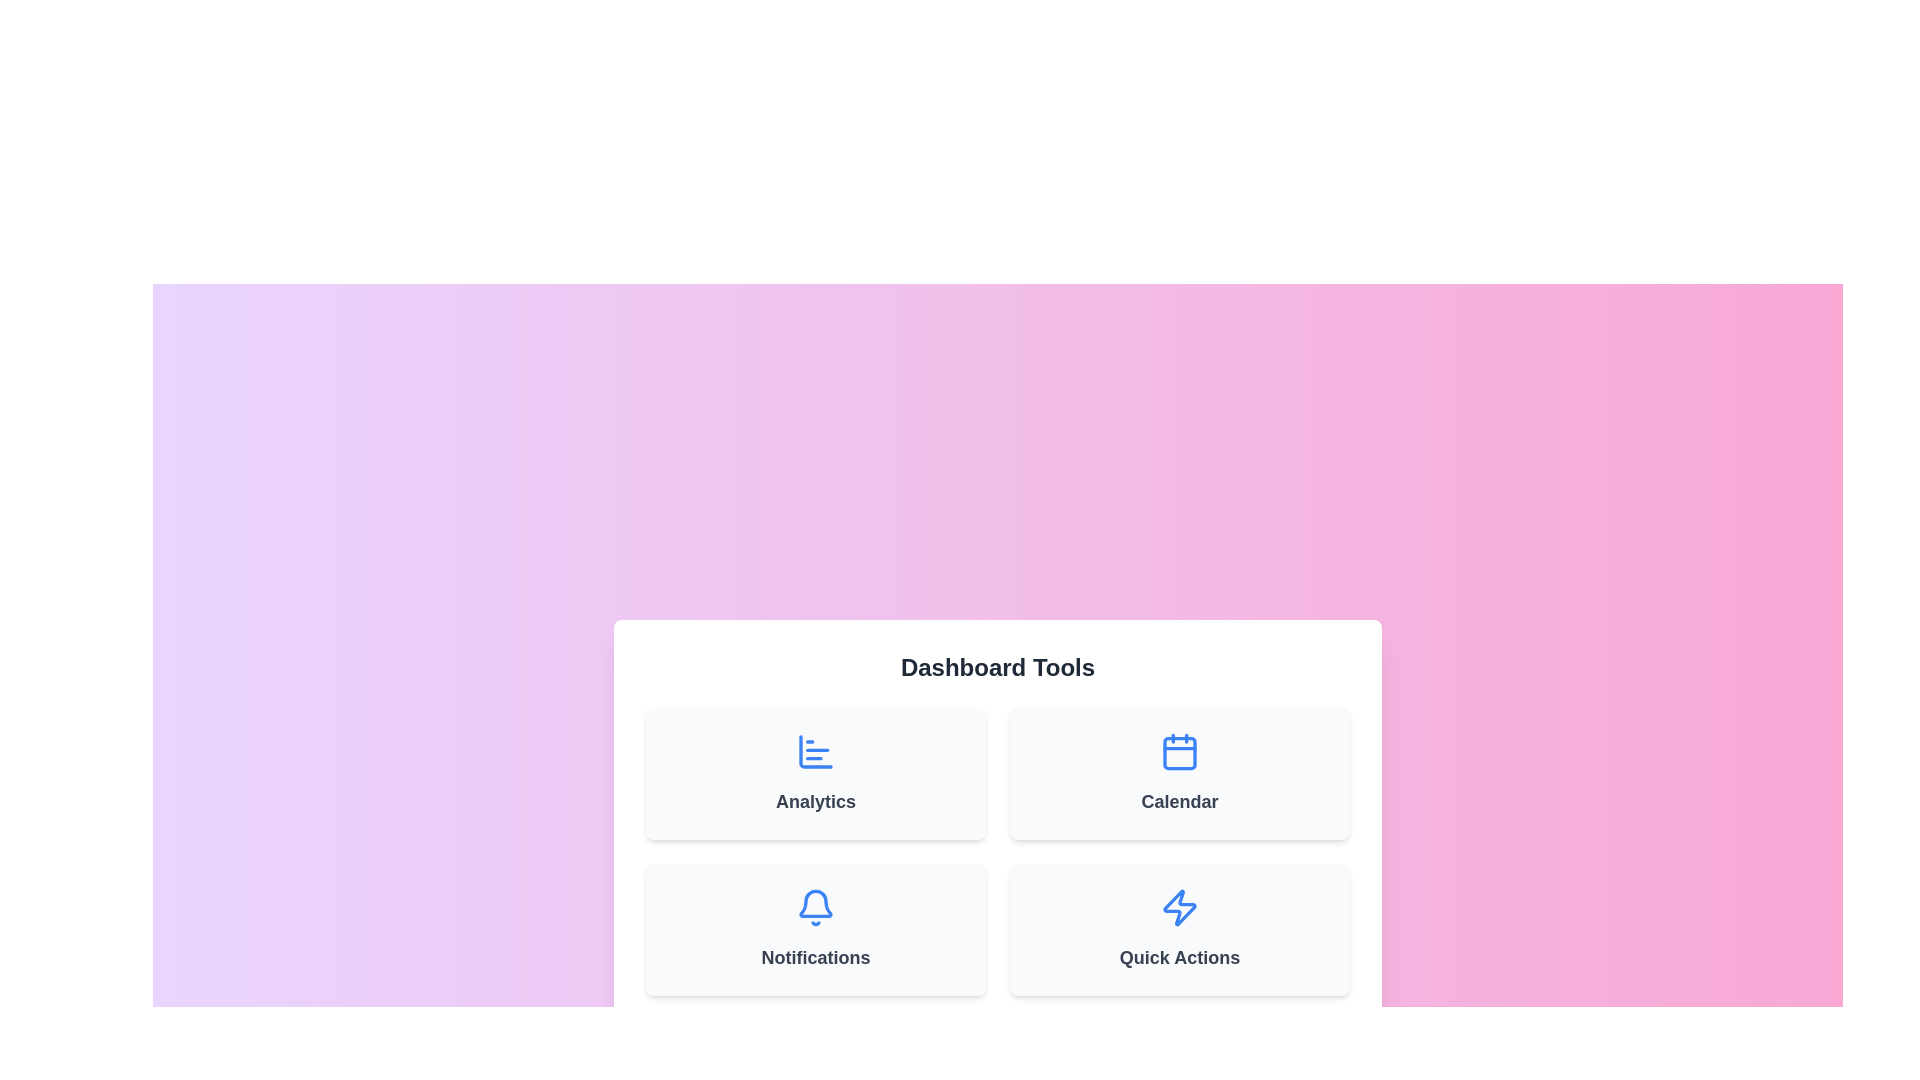 The width and height of the screenshot is (1920, 1080). I want to click on the blue calendar icon located in the top-right card of the 'Dashboard Tools' section, which features a rectangular outline and a header strip with two dots, so click(1180, 752).